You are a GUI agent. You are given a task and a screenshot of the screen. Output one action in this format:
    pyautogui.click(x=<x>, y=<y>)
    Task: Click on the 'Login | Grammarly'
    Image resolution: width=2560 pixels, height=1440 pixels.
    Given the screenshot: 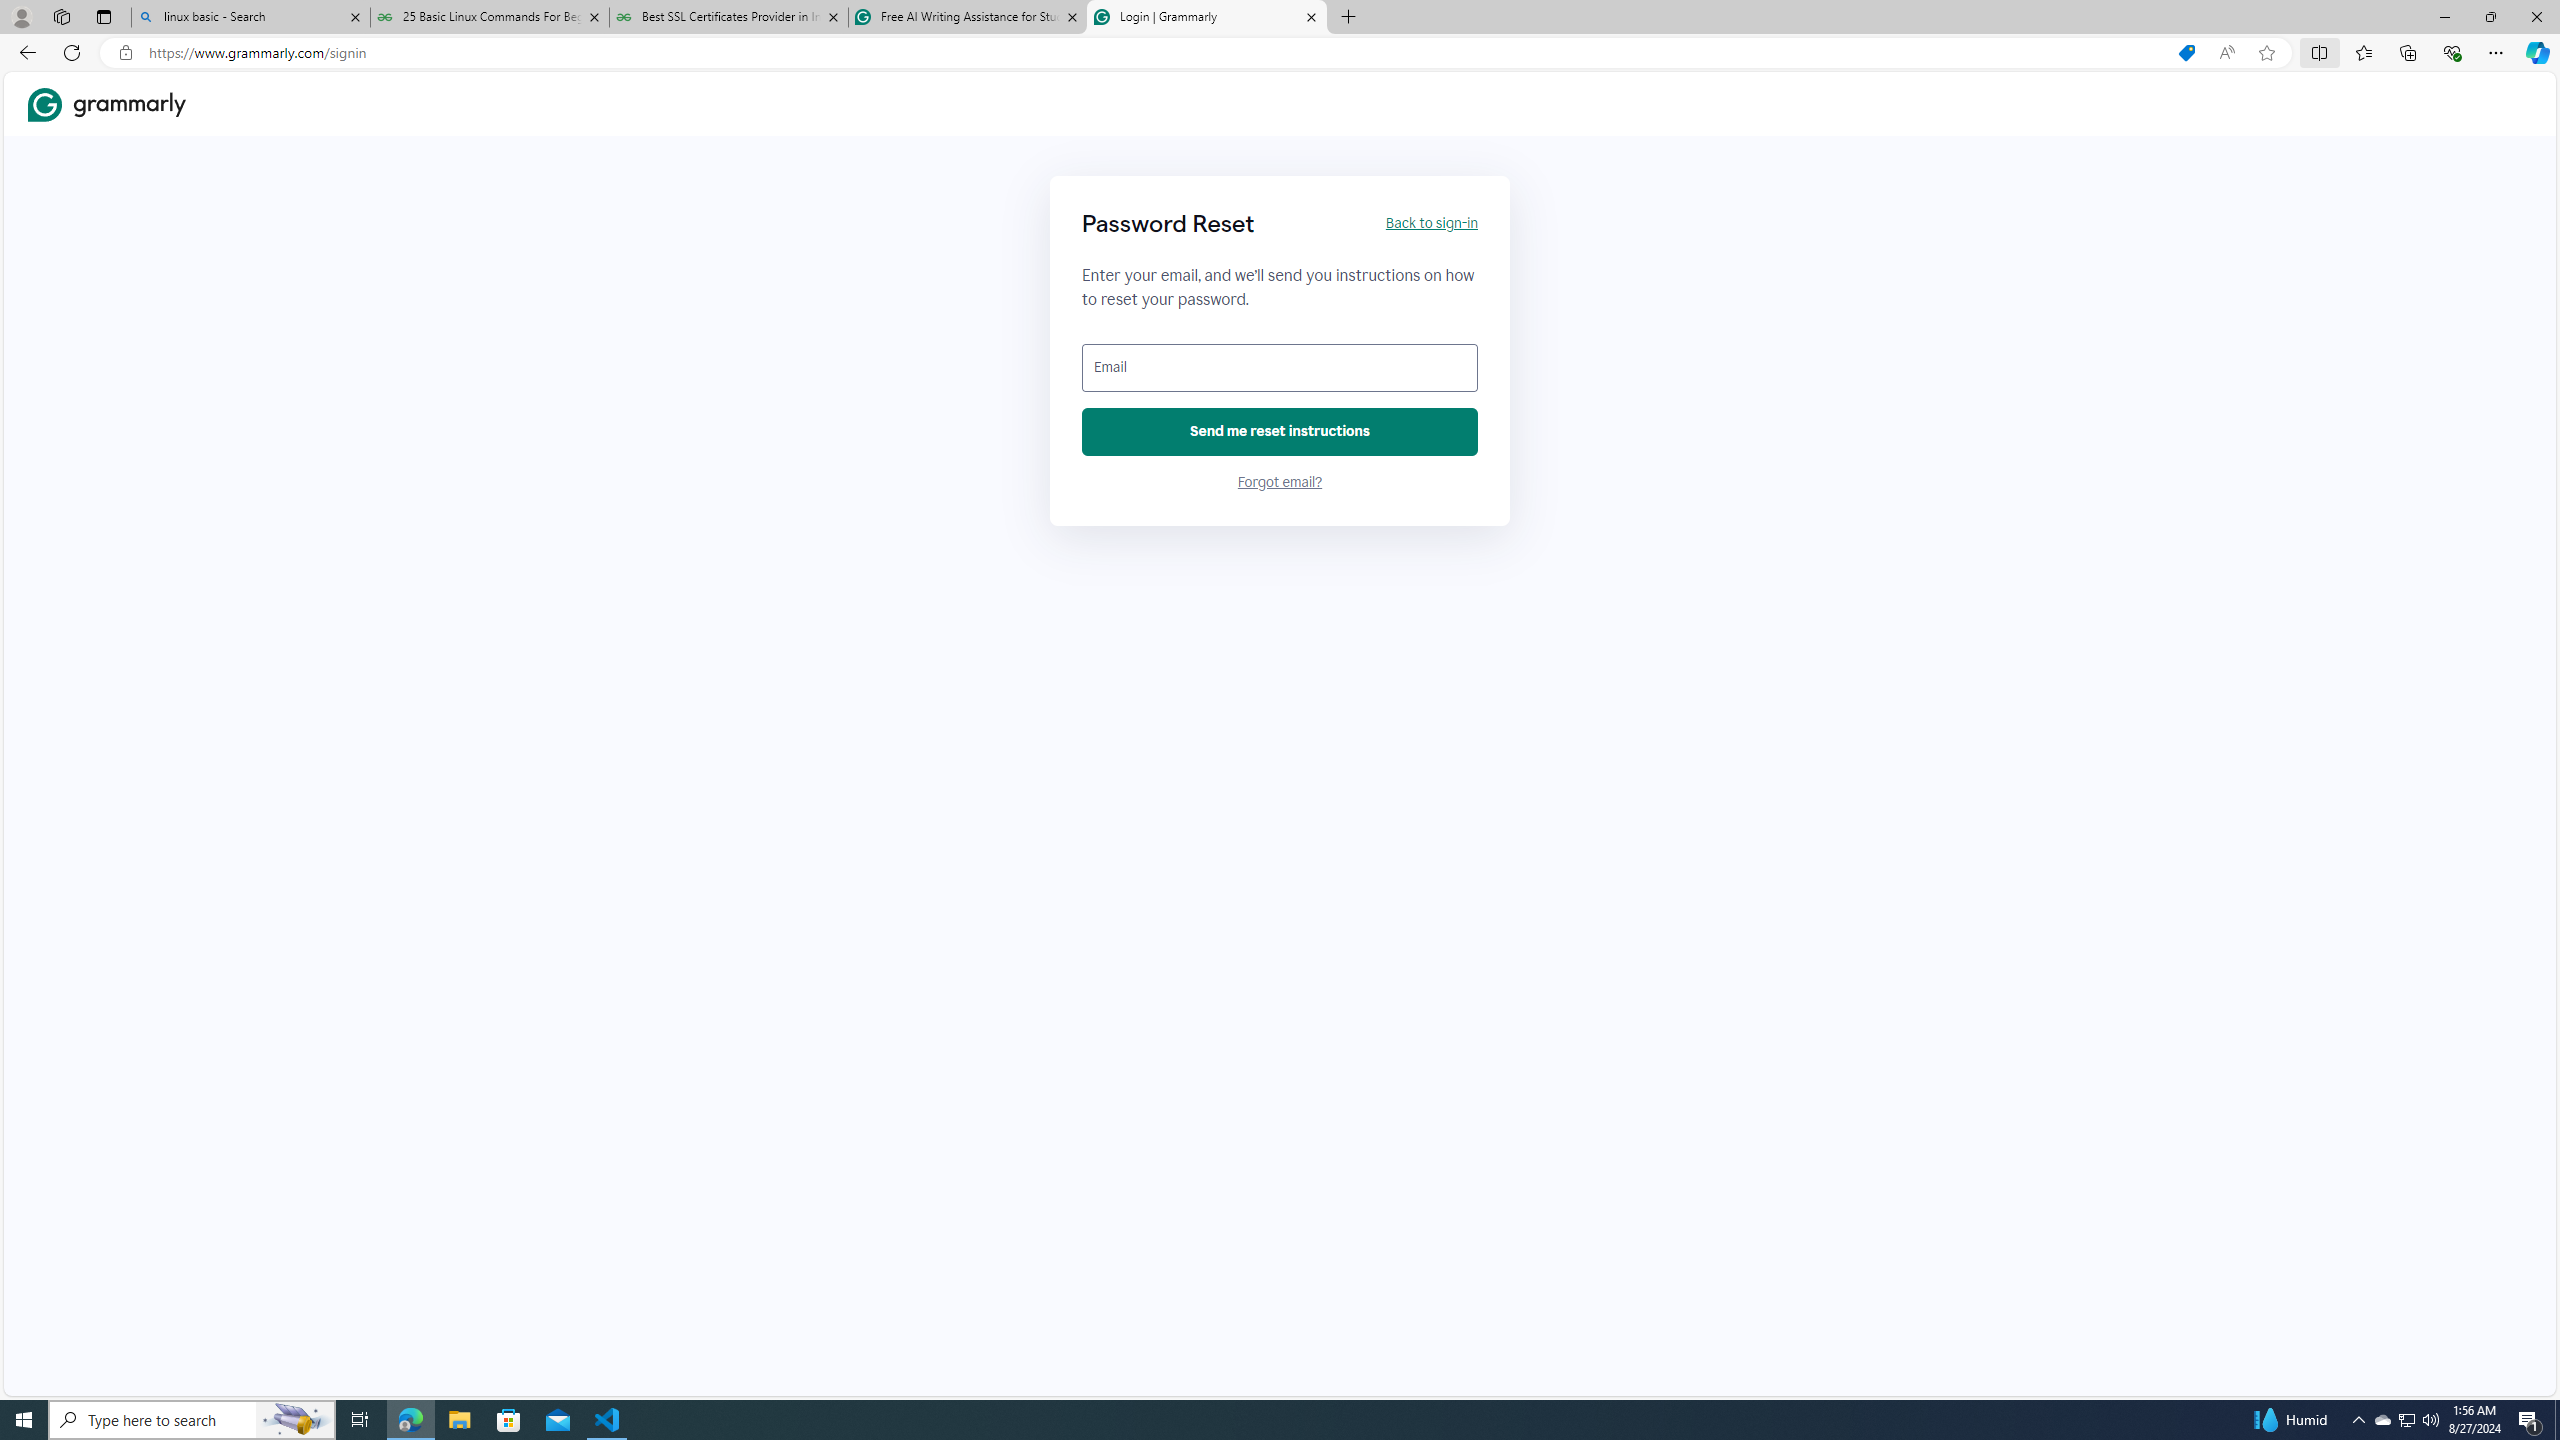 What is the action you would take?
    pyautogui.click(x=1204, y=16)
    